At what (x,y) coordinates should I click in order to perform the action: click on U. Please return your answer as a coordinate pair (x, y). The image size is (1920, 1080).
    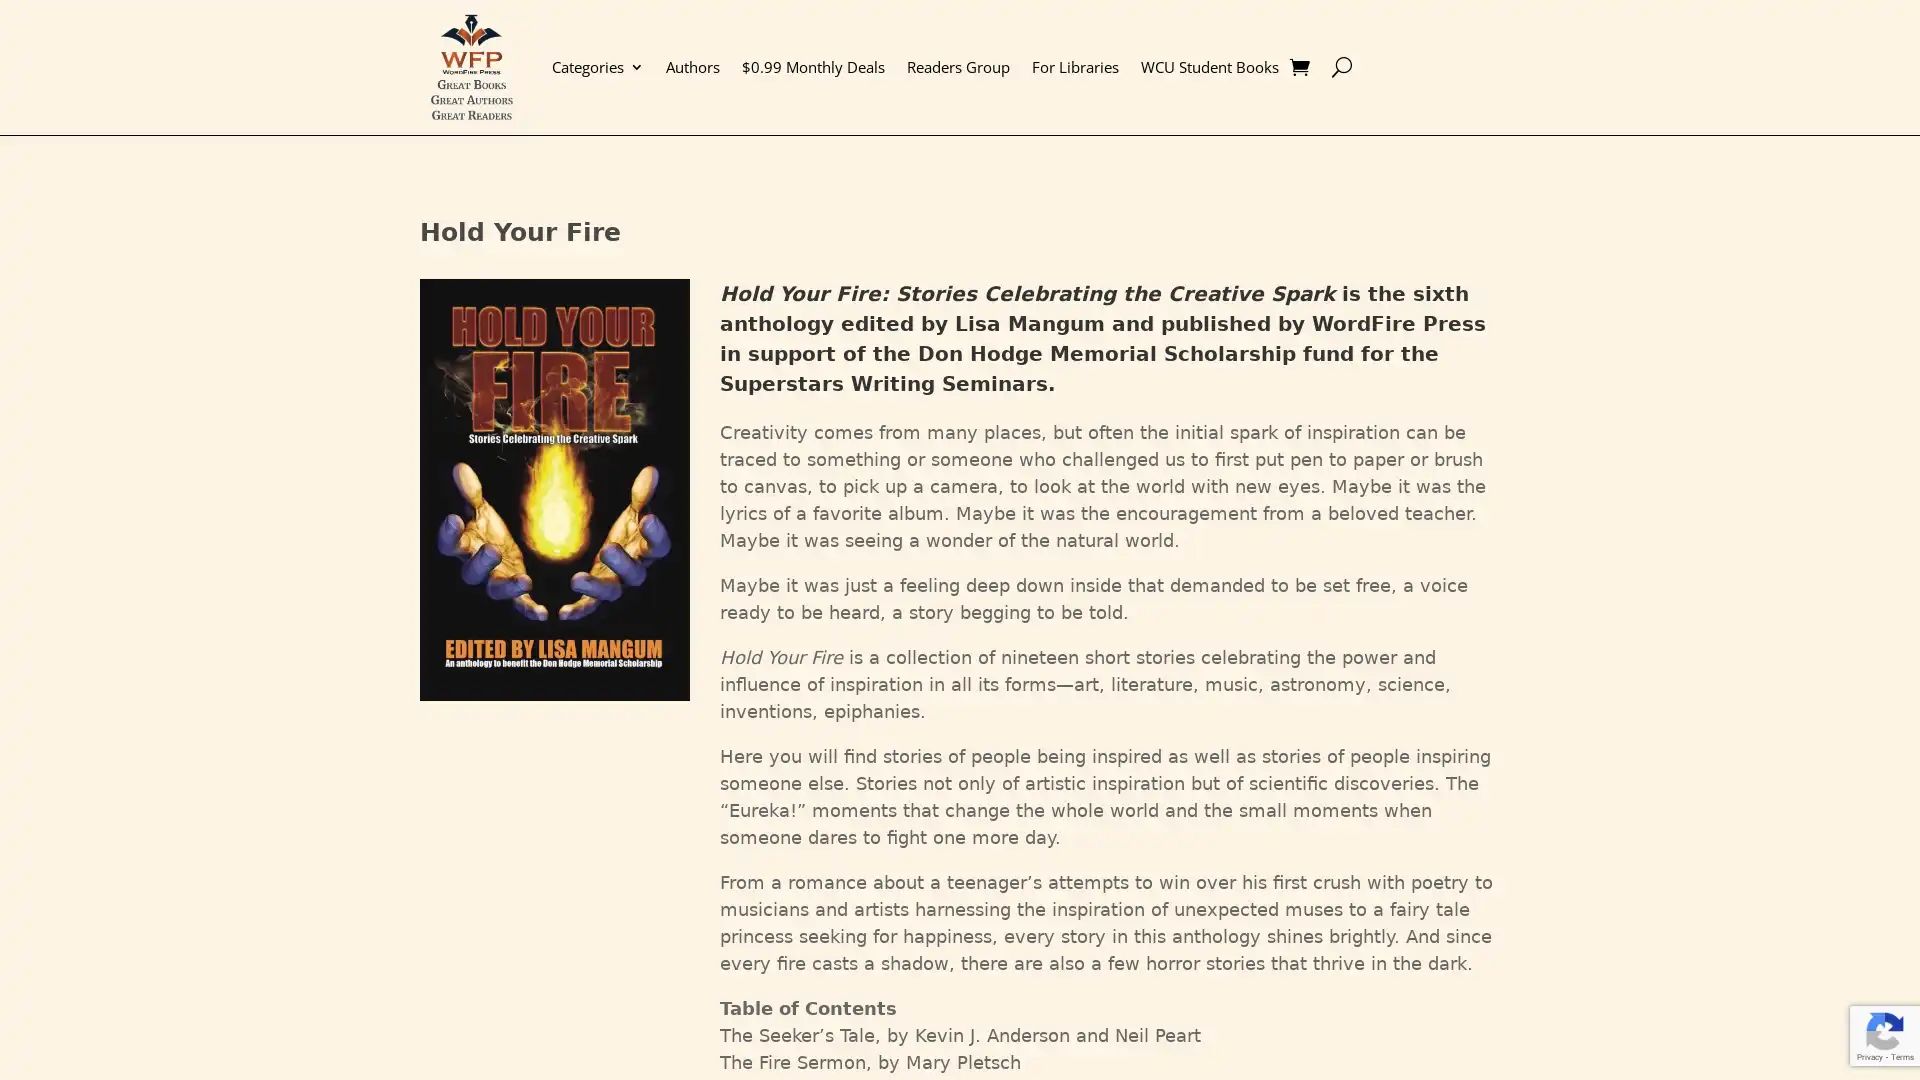
    Looking at the image, I should click on (1340, 65).